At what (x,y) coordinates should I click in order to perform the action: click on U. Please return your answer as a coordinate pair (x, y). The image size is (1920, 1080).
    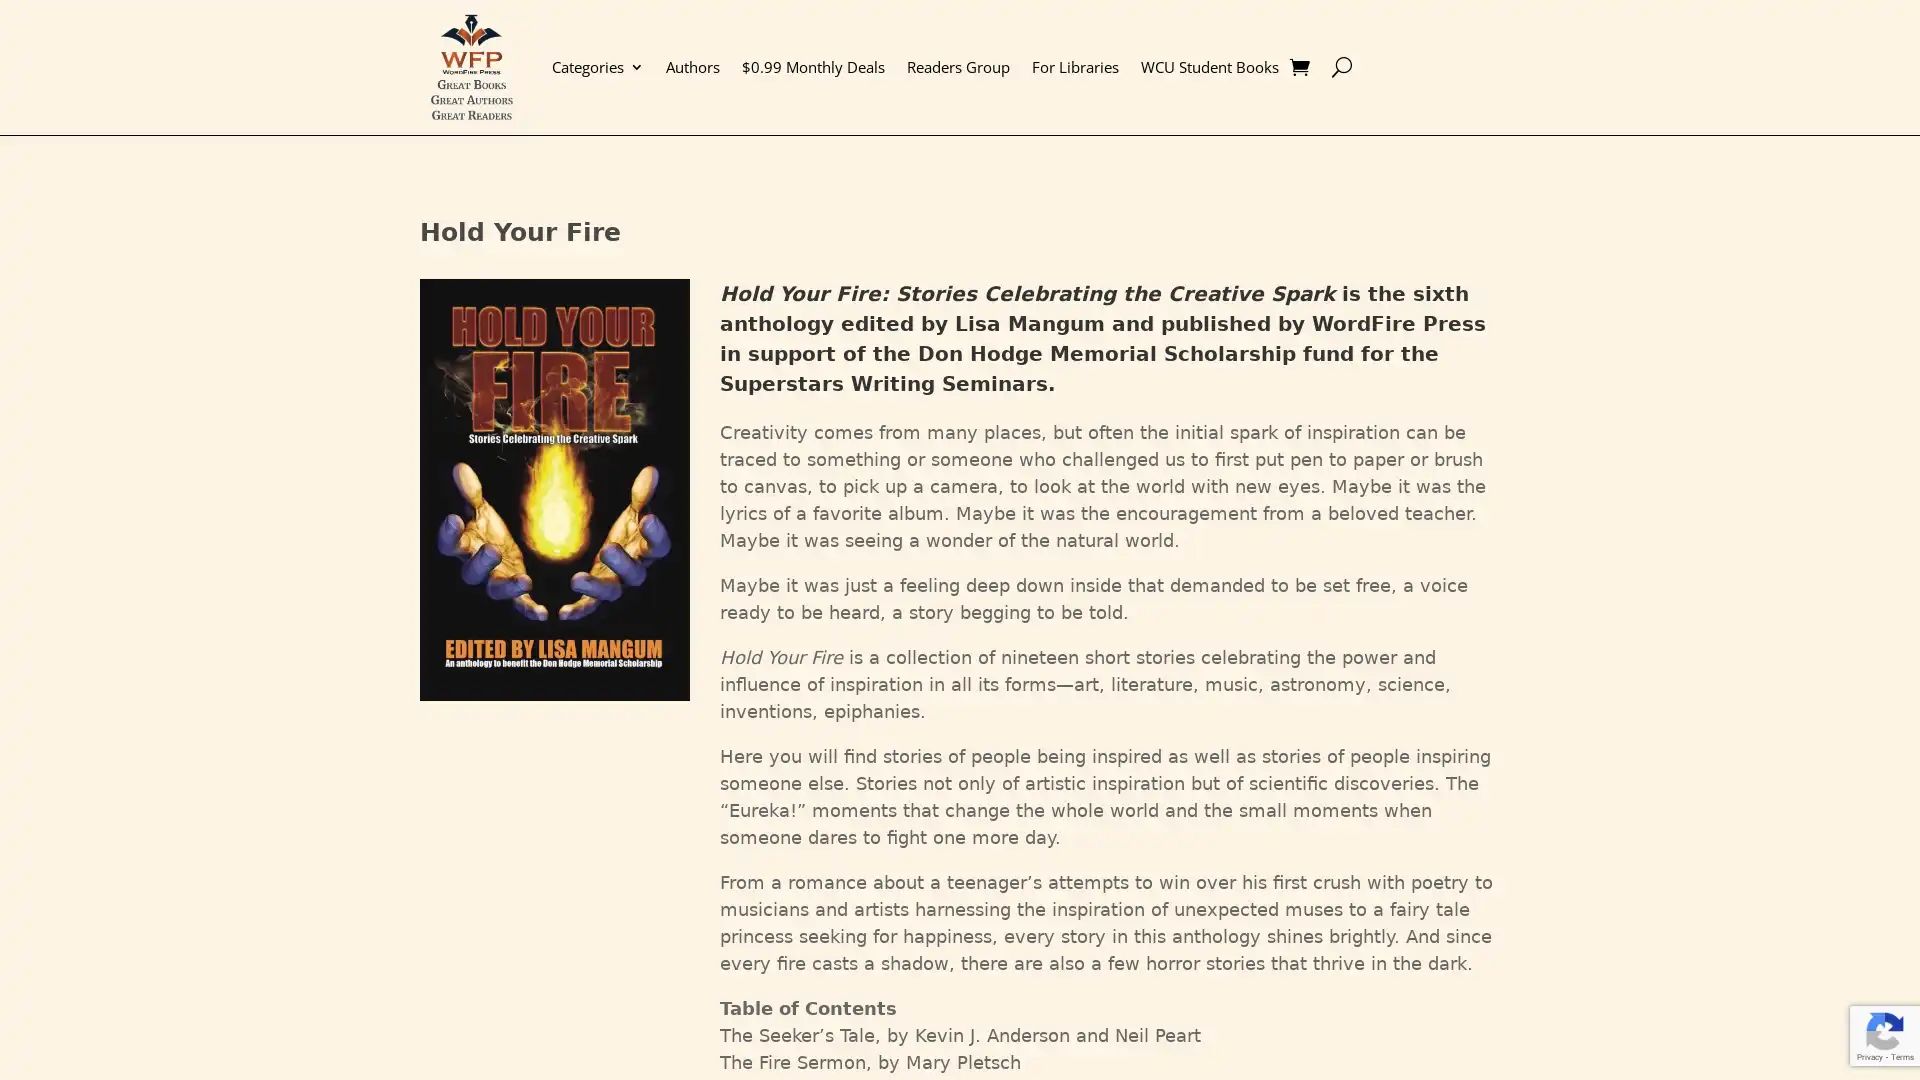
    Looking at the image, I should click on (1340, 65).